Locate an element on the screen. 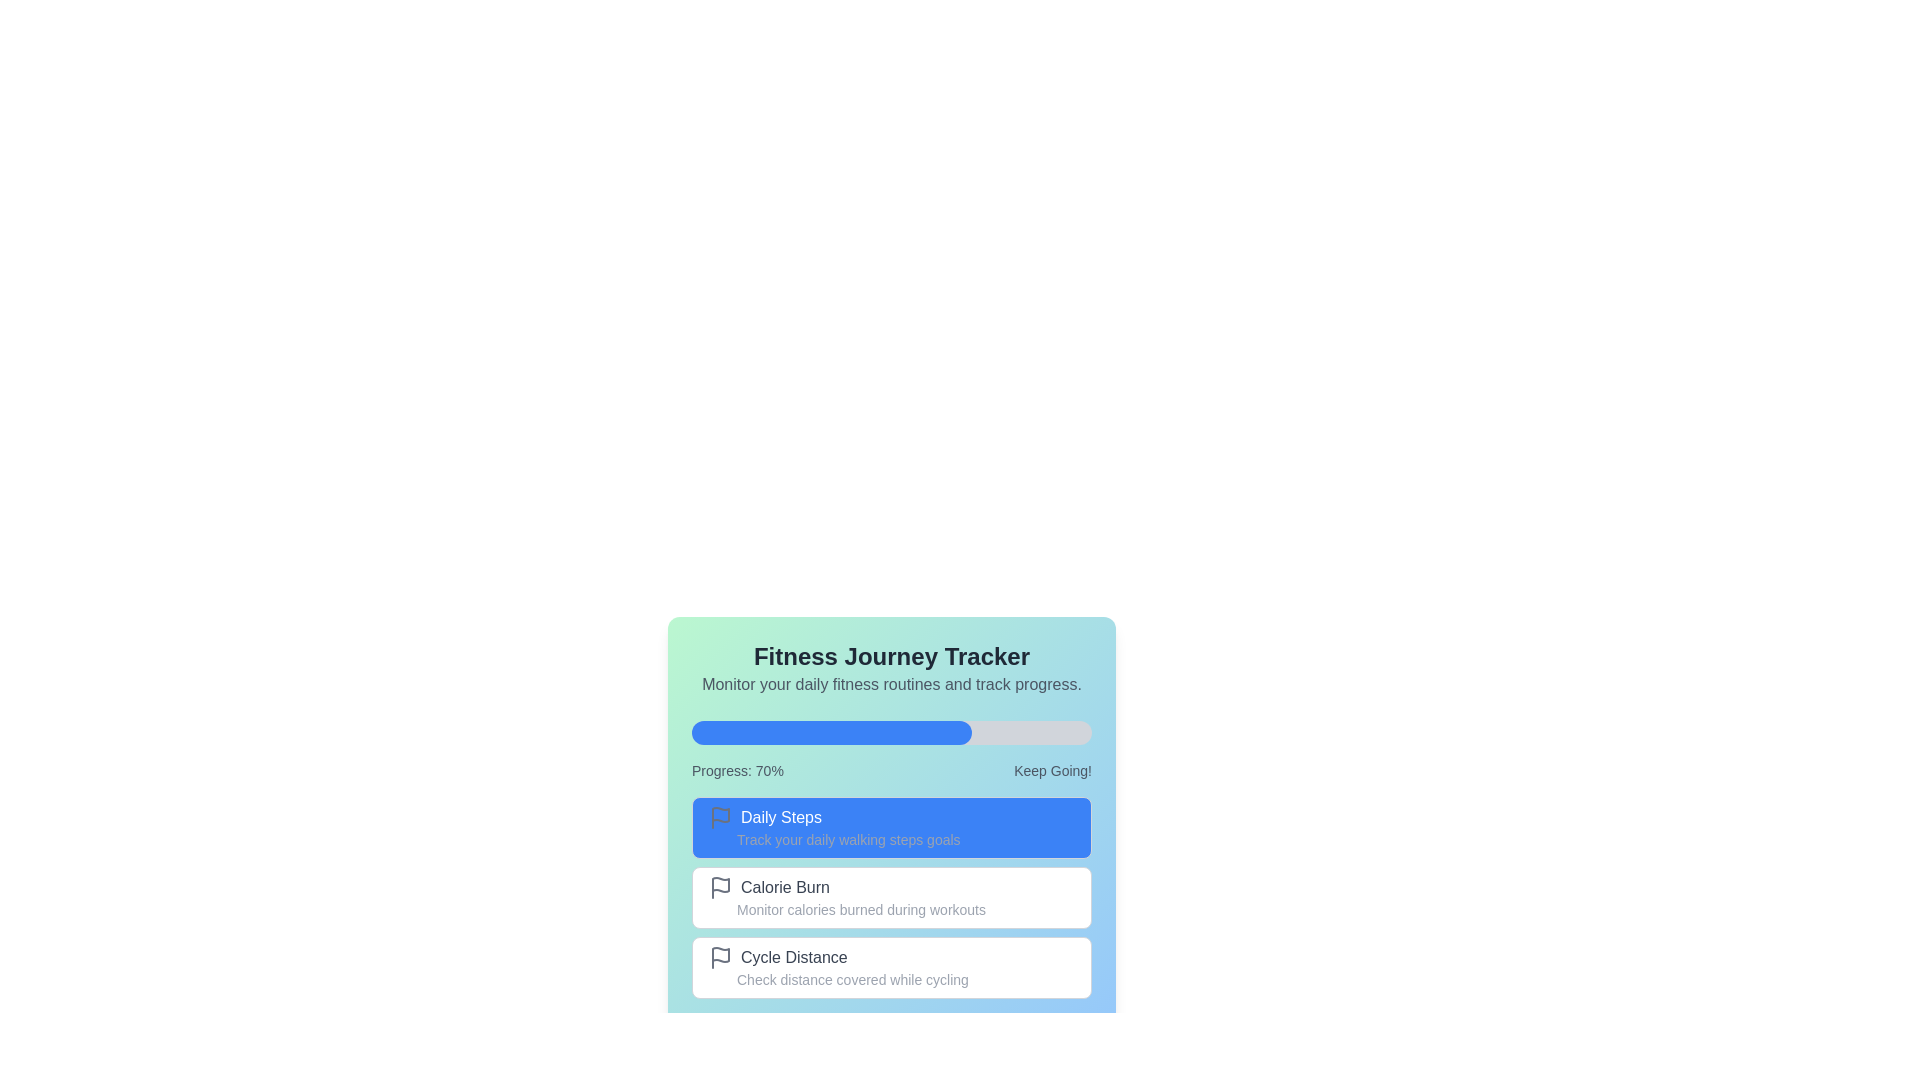 This screenshot has width=1920, height=1080. the simplified flag icon with a gray outline that is located to the left of the 'Calorie Burn' text for more information is located at coordinates (720, 886).